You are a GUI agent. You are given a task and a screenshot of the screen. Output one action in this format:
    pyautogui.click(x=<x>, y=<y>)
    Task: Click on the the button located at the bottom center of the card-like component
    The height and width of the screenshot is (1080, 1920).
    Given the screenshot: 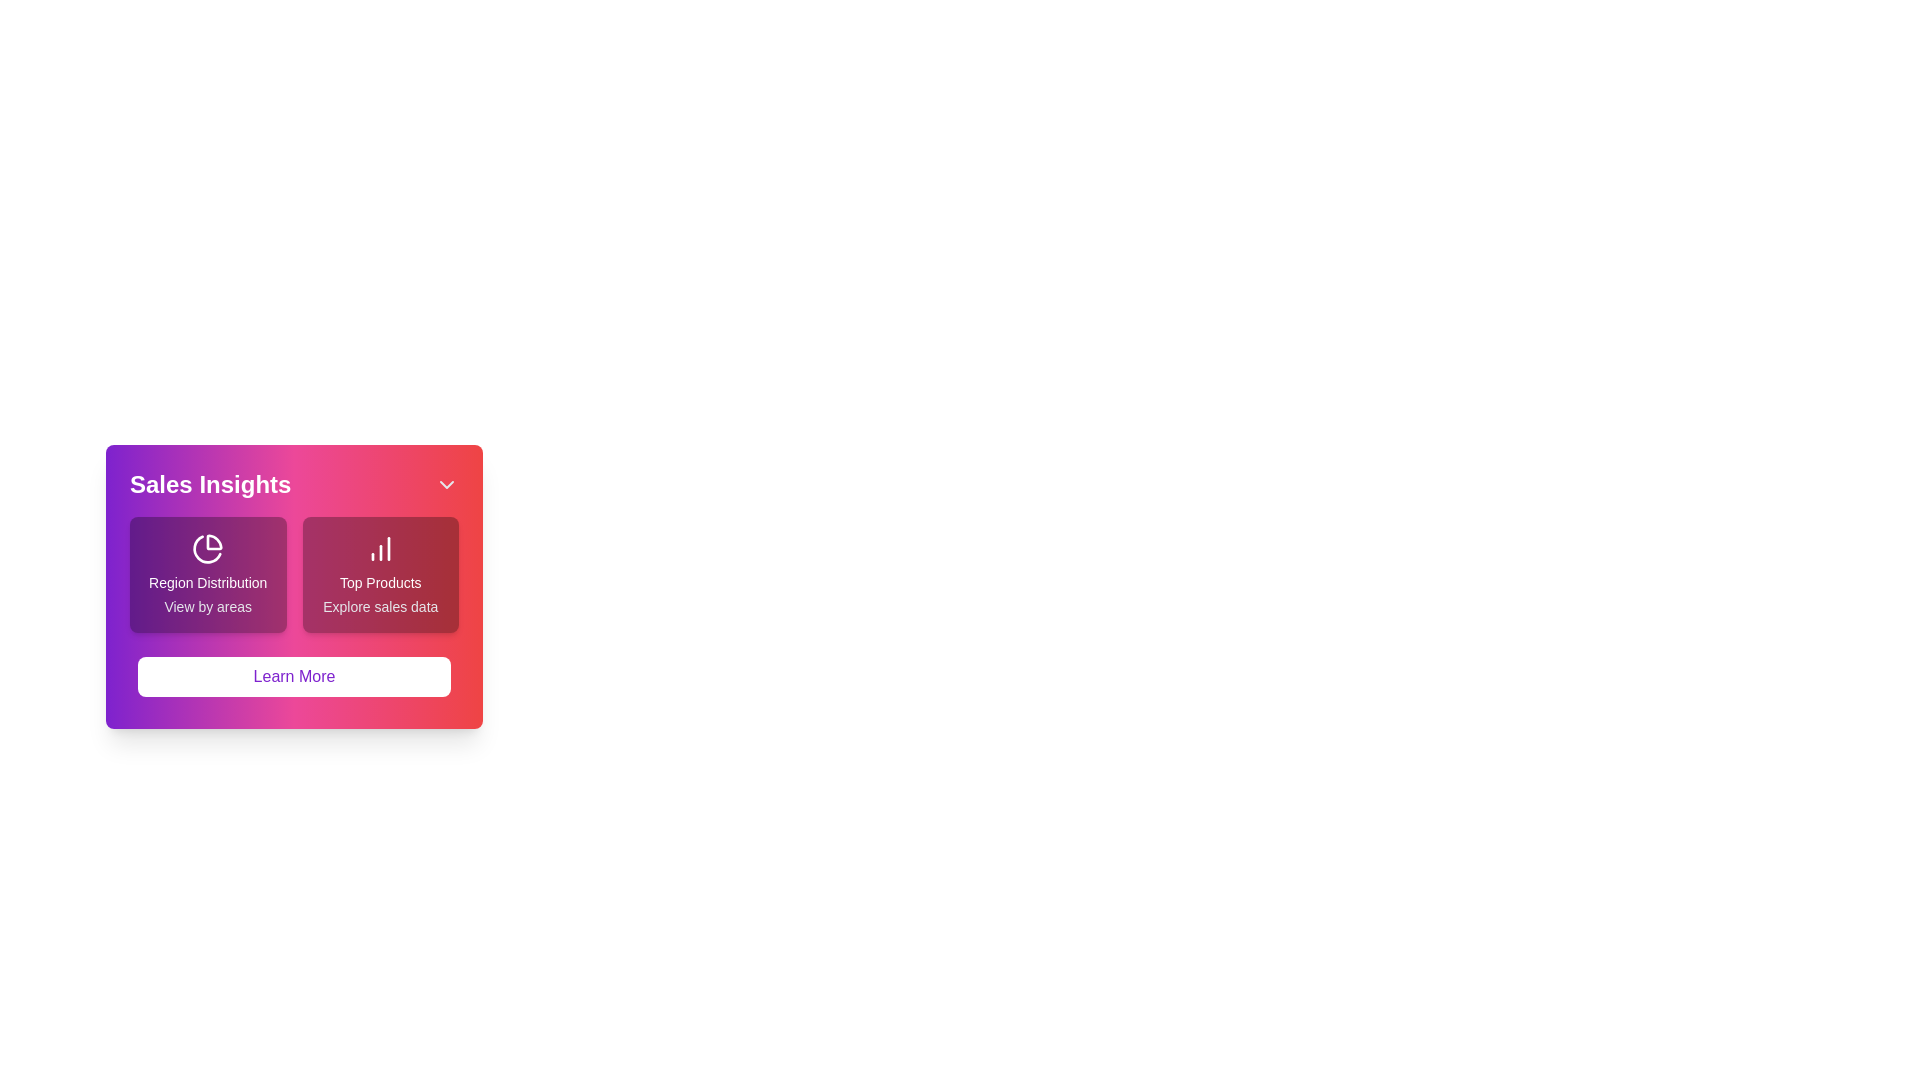 What is the action you would take?
    pyautogui.click(x=293, y=676)
    